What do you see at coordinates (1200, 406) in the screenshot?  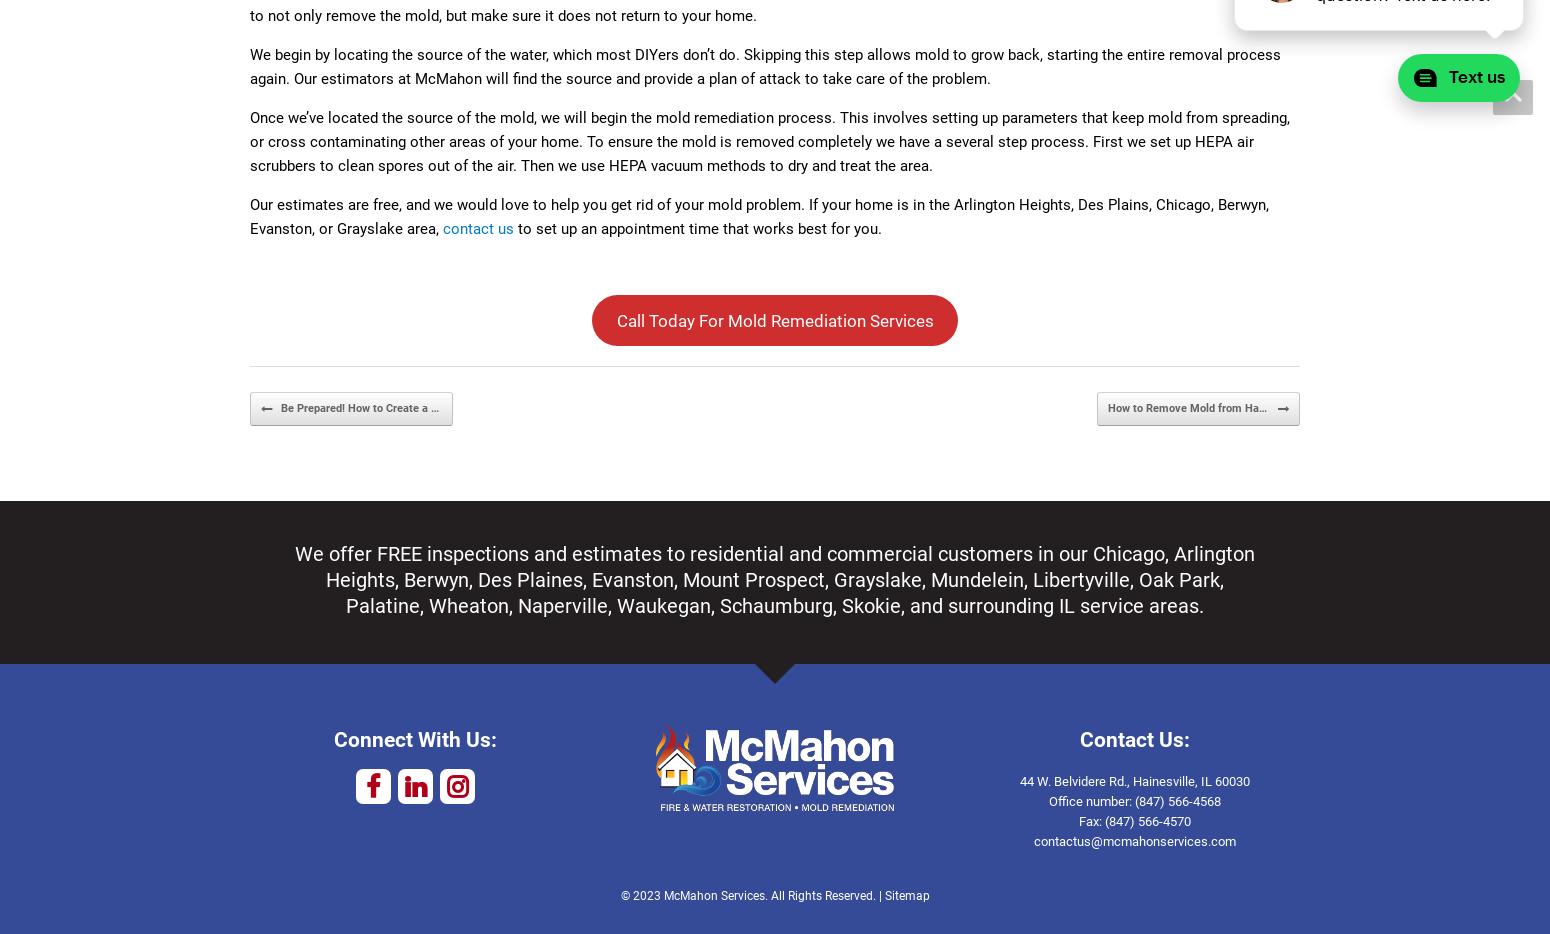 I see `'How to Remove Mold from Hardwood'` at bounding box center [1200, 406].